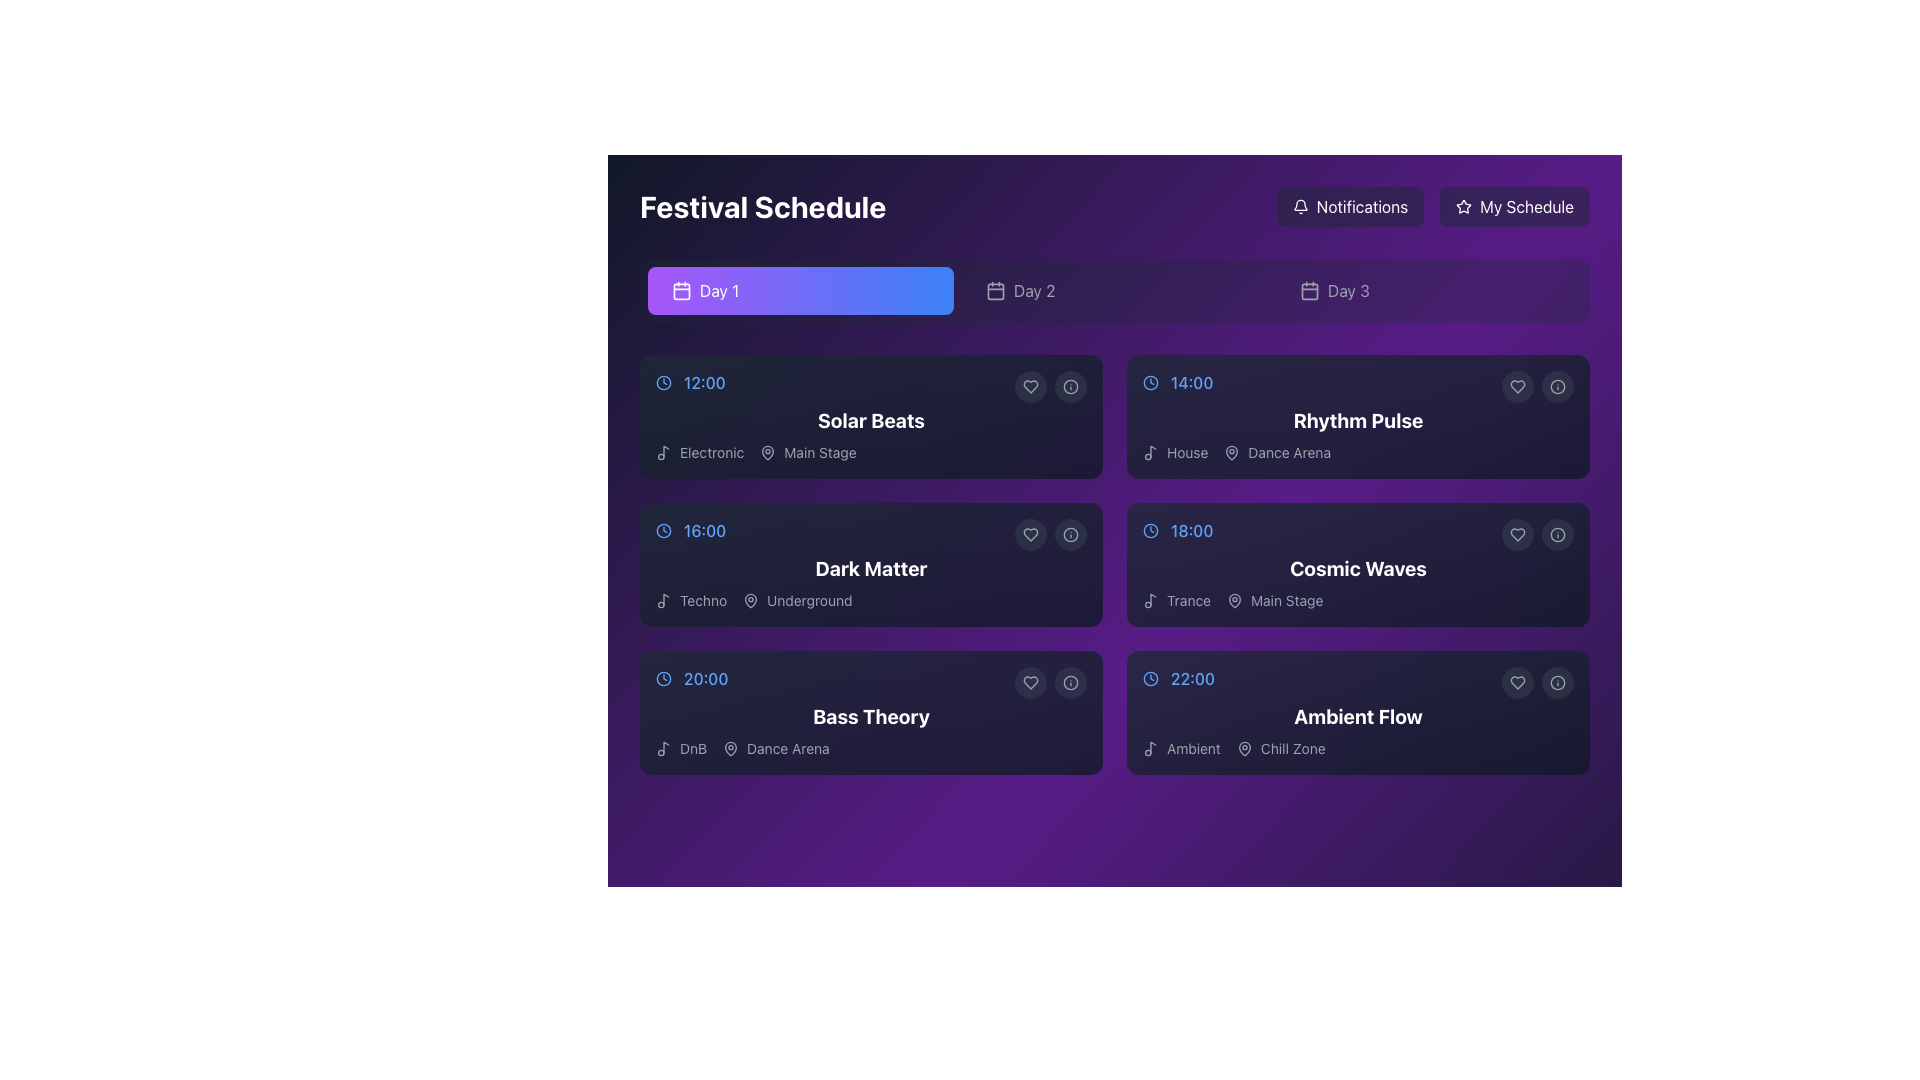 Image resolution: width=1920 pixels, height=1080 pixels. Describe the element at coordinates (1151, 600) in the screenshot. I see `the 'Trance' genre icon located in the 'Cosmic Waves' card at 18:00` at that location.